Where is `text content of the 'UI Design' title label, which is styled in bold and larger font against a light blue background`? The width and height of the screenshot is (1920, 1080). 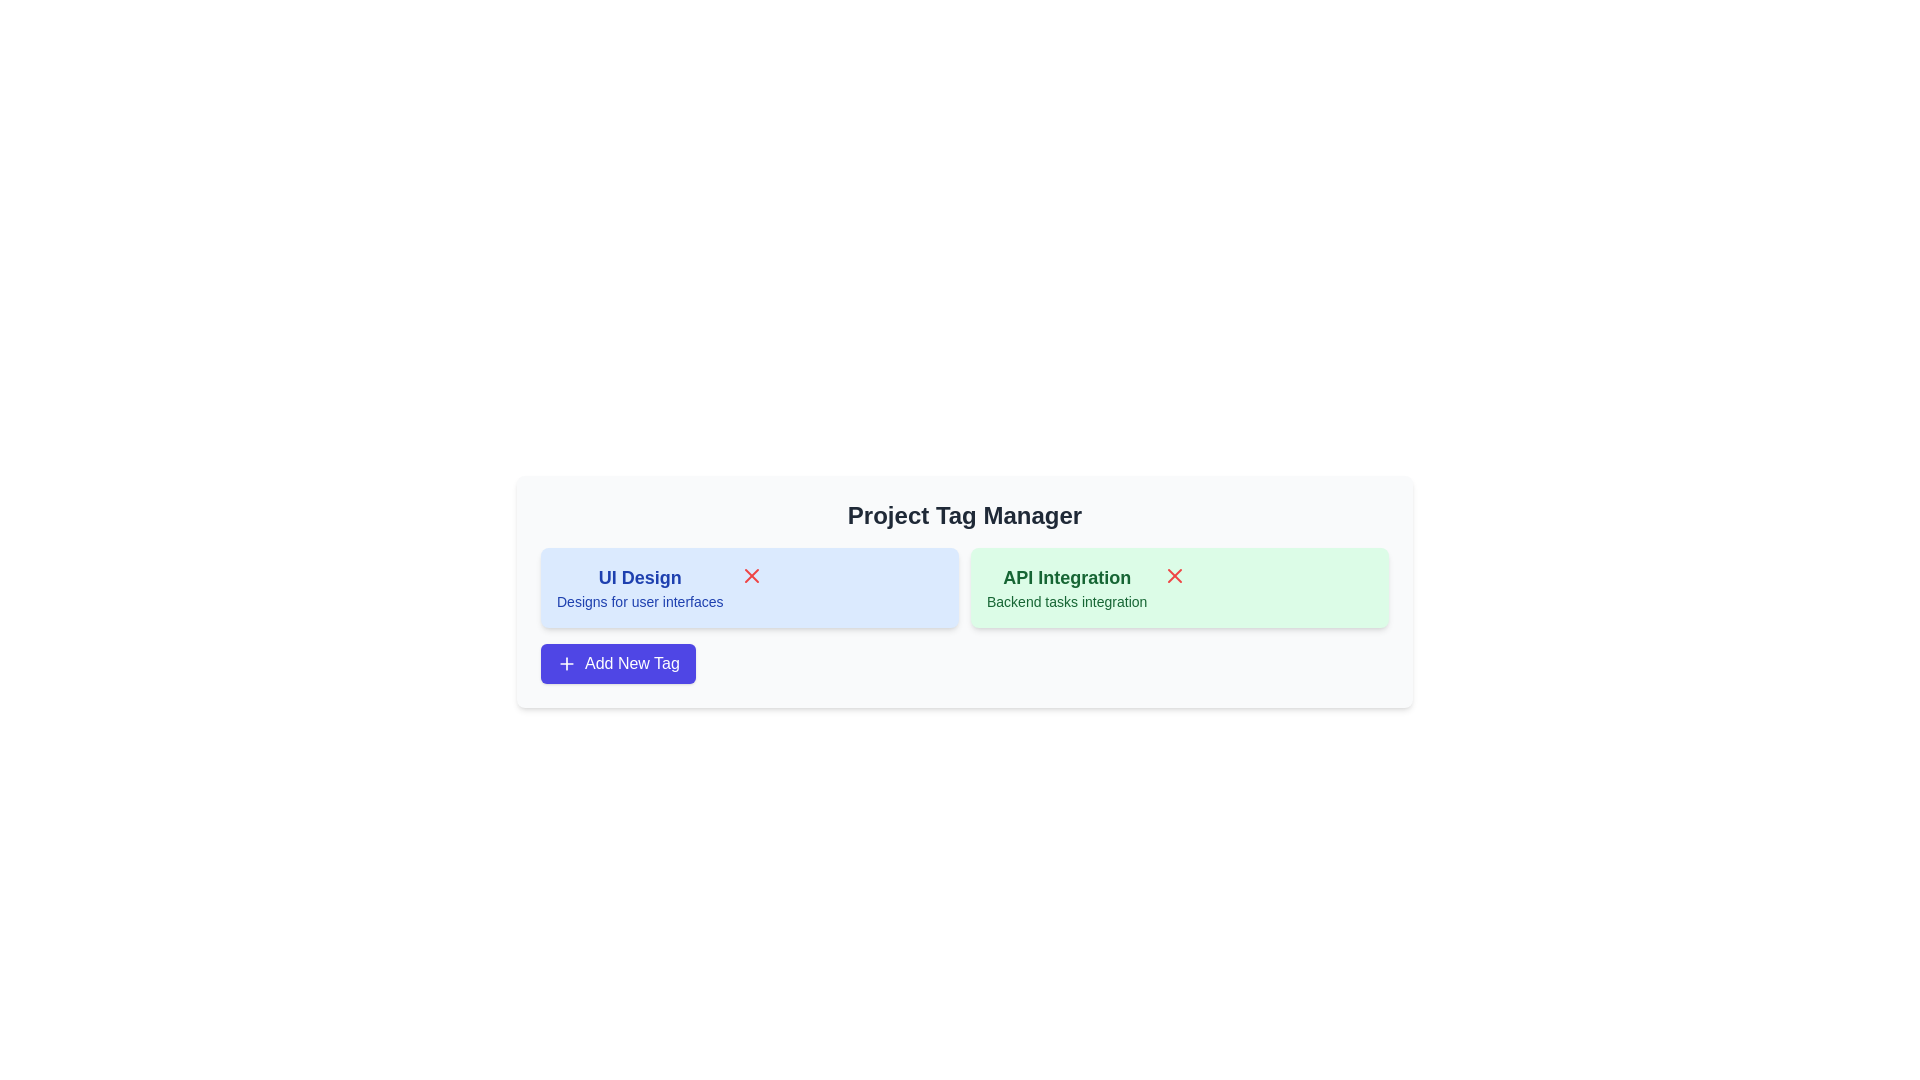 text content of the 'UI Design' title label, which is styled in bold and larger font against a light blue background is located at coordinates (640, 578).